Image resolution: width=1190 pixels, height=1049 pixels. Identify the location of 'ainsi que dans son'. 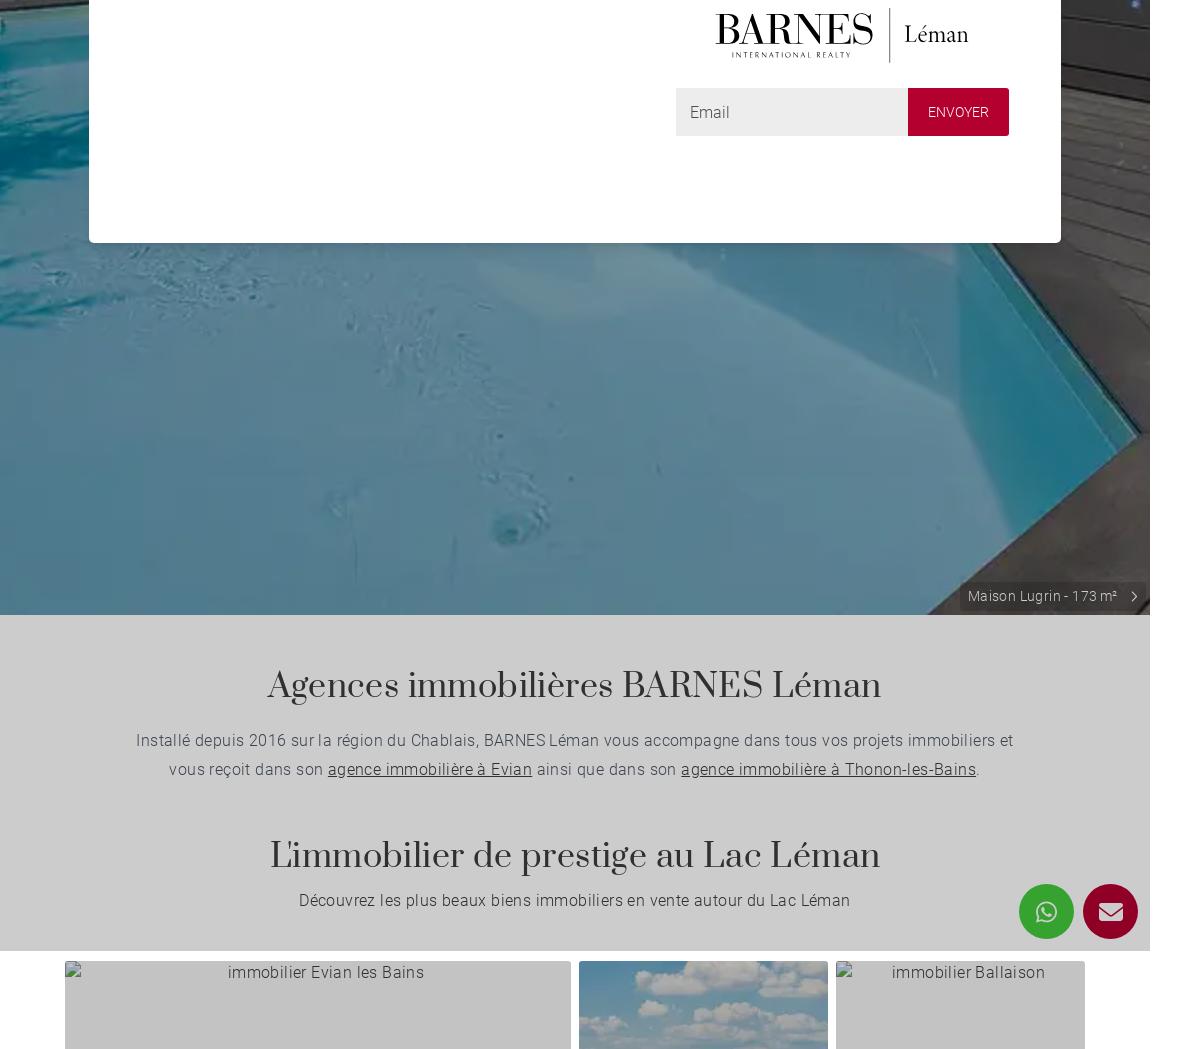
(605, 768).